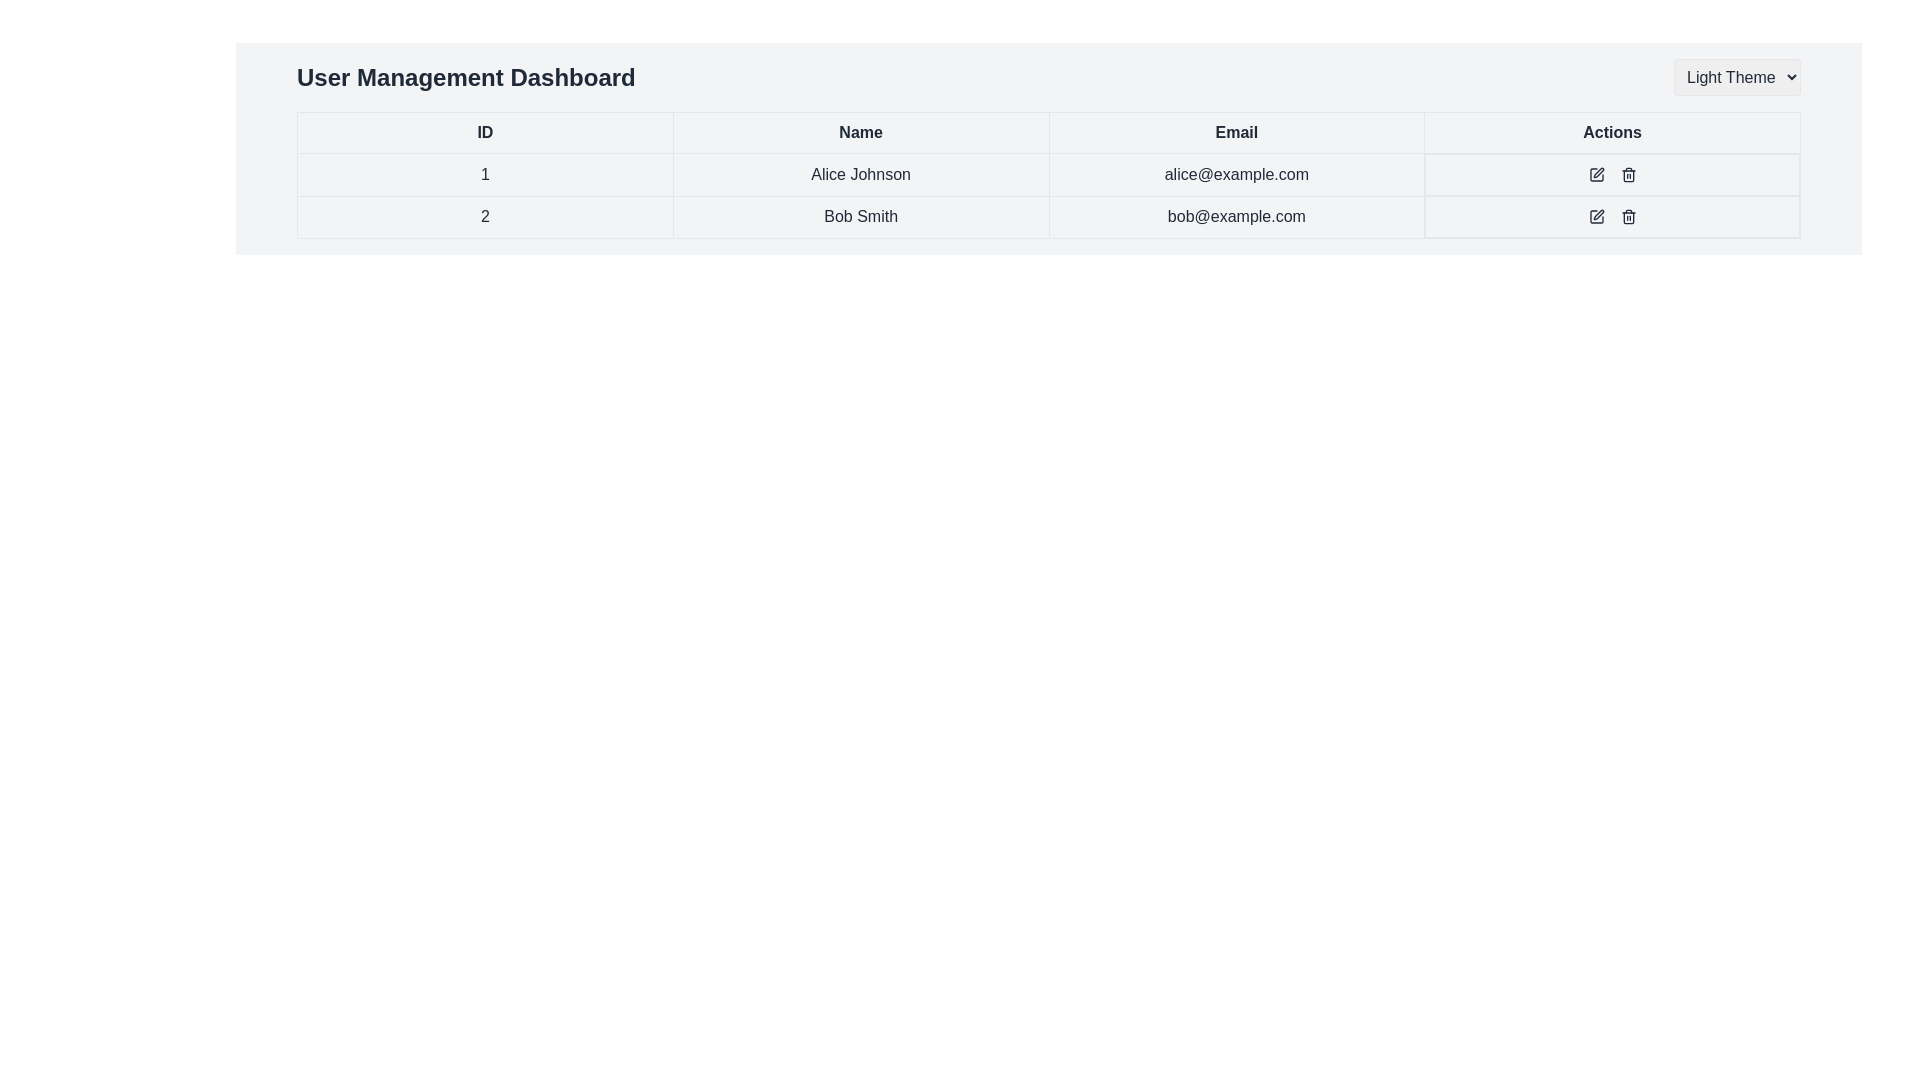 The height and width of the screenshot is (1080, 1920). Describe the element at coordinates (1628, 173) in the screenshot. I see `the delete icon button located in the second row of the table under the 'Actions' column` at that location.